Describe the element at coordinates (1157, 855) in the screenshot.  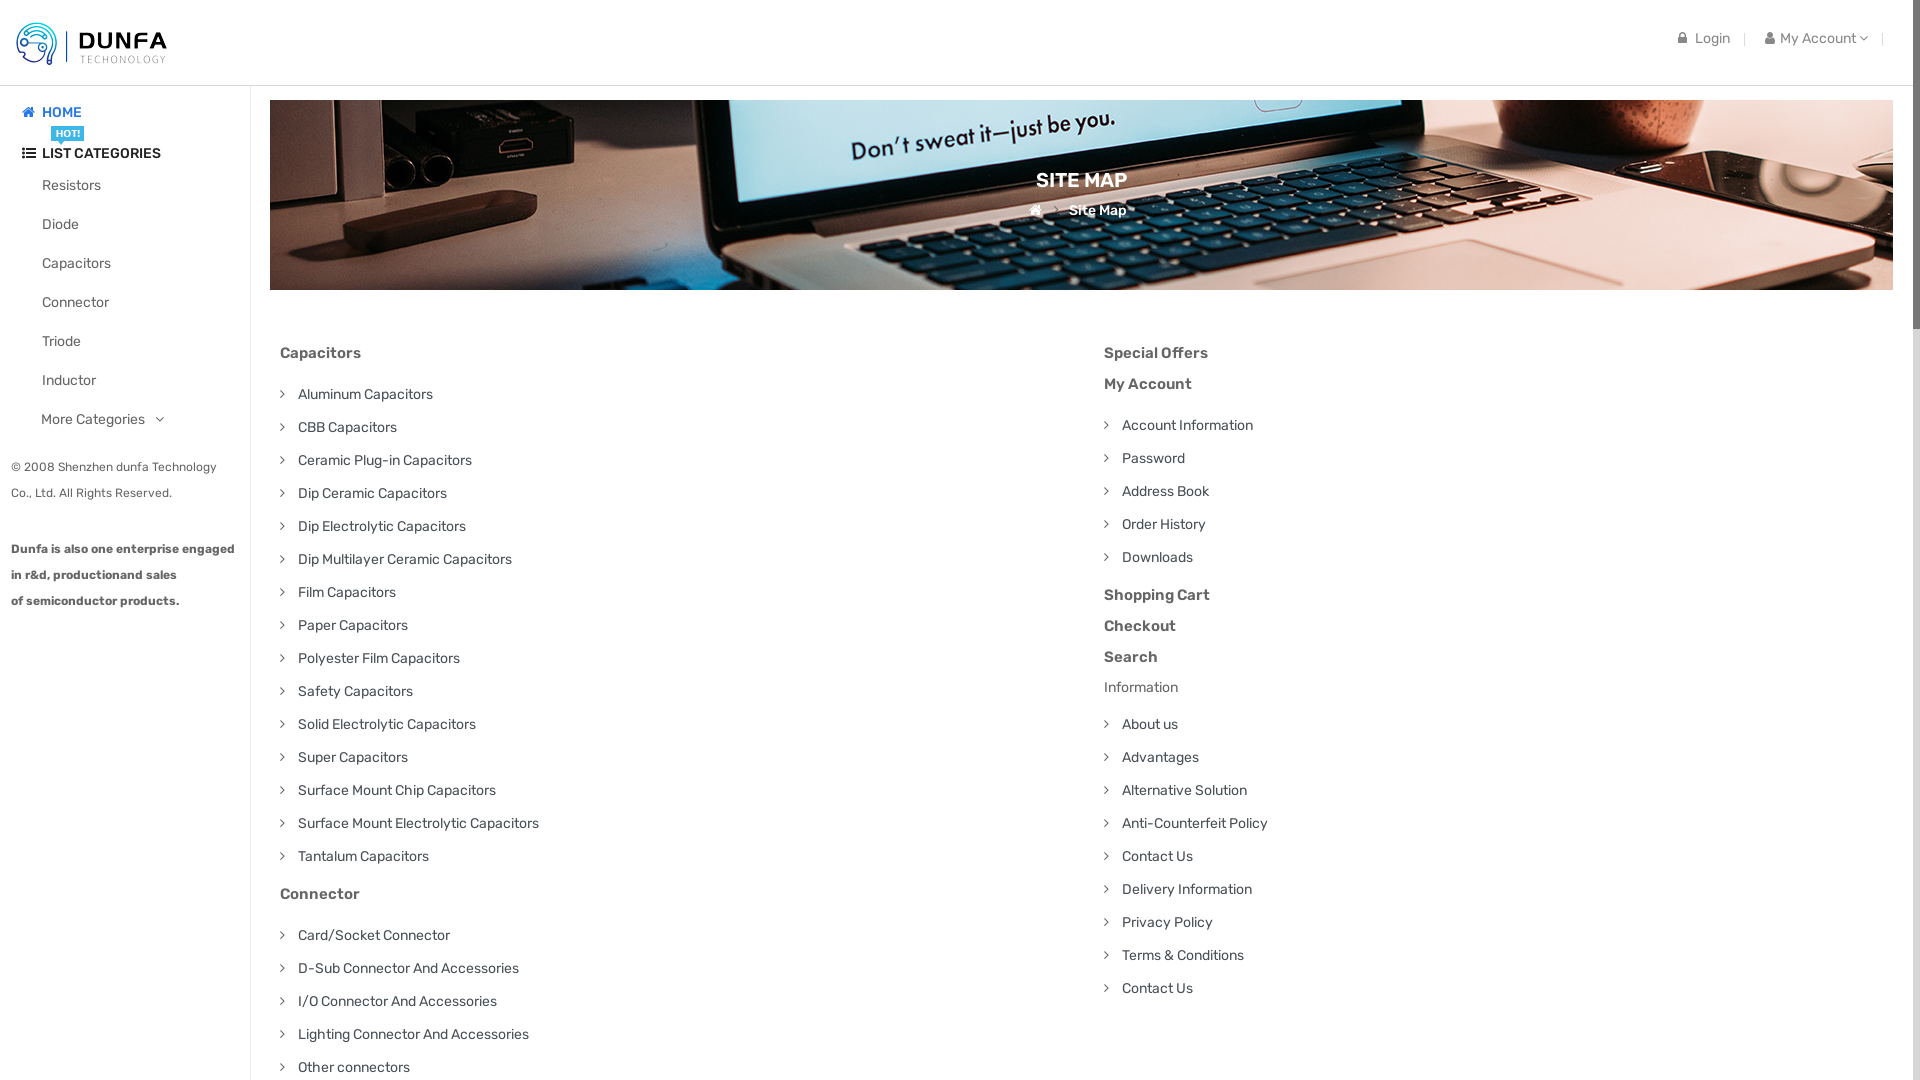
I see `'Contact Us'` at that location.